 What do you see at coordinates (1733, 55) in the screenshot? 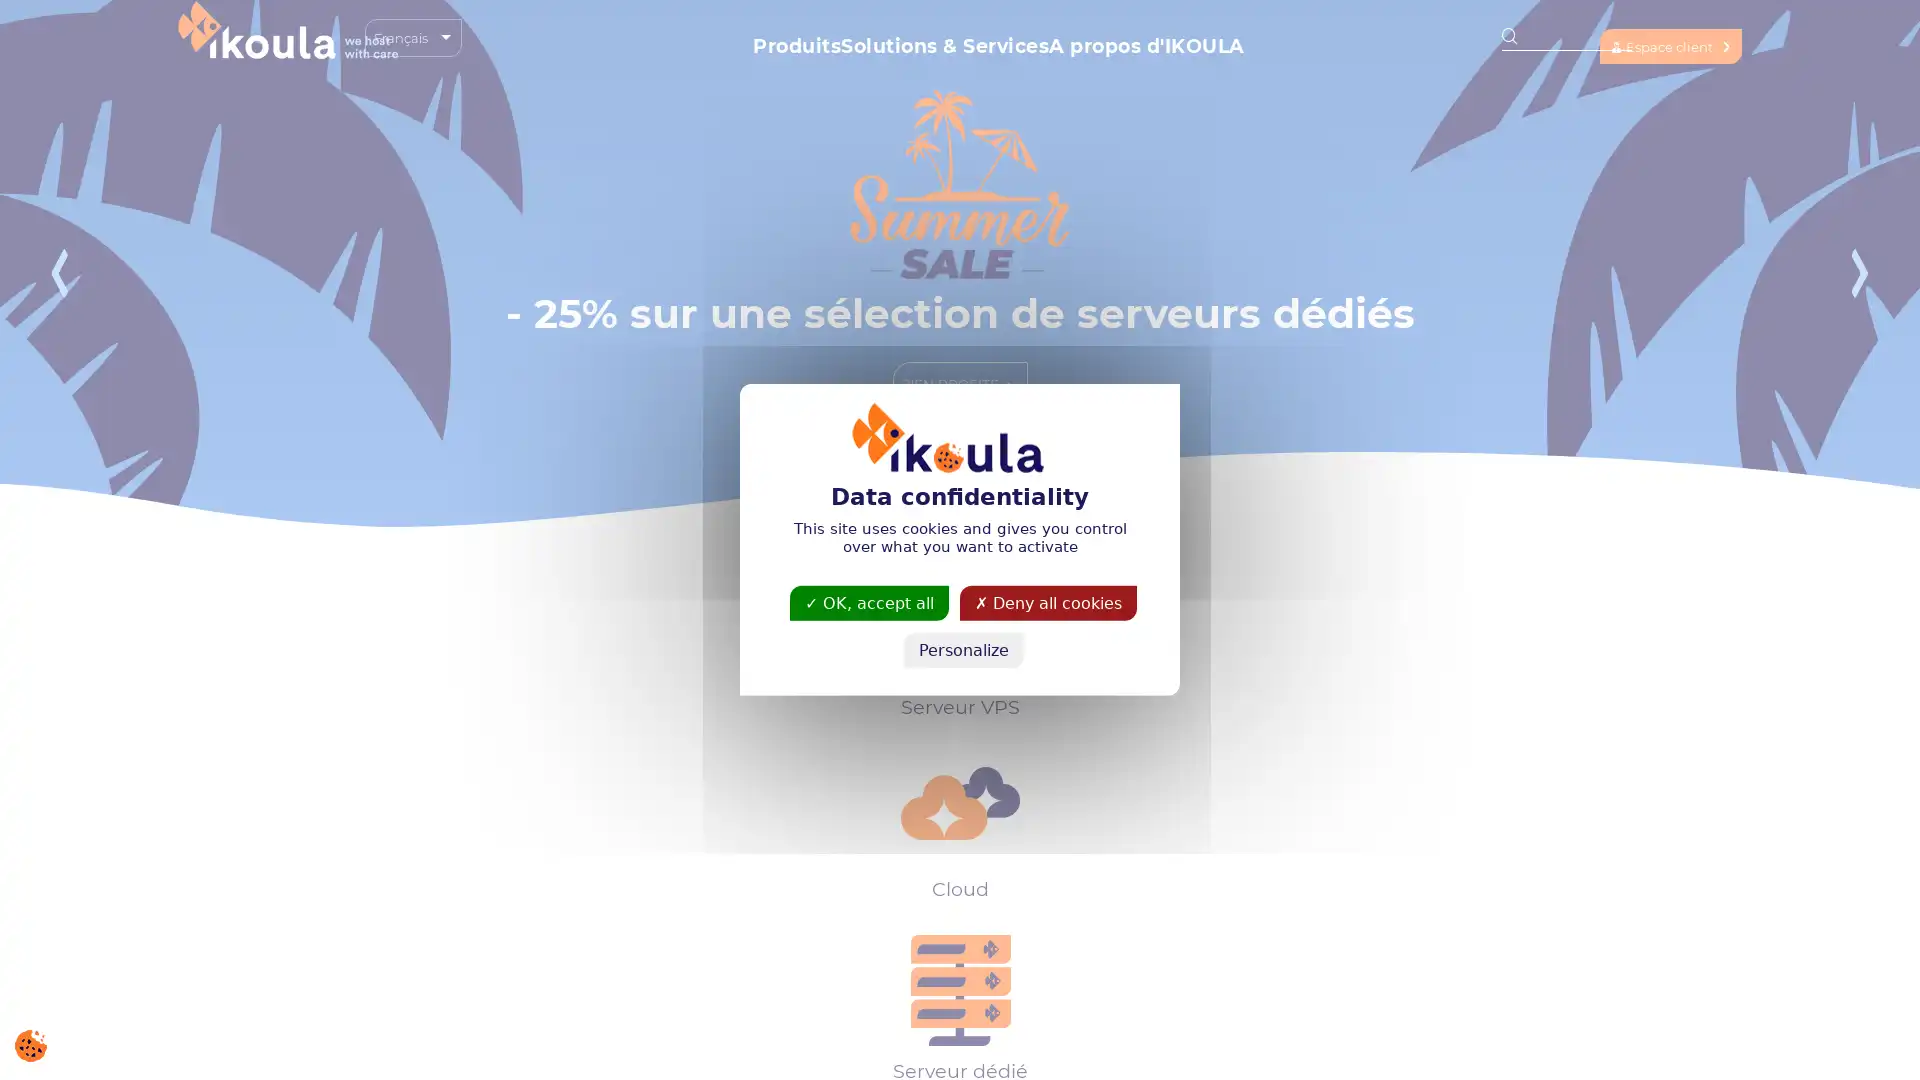
I see `Espace client` at bounding box center [1733, 55].